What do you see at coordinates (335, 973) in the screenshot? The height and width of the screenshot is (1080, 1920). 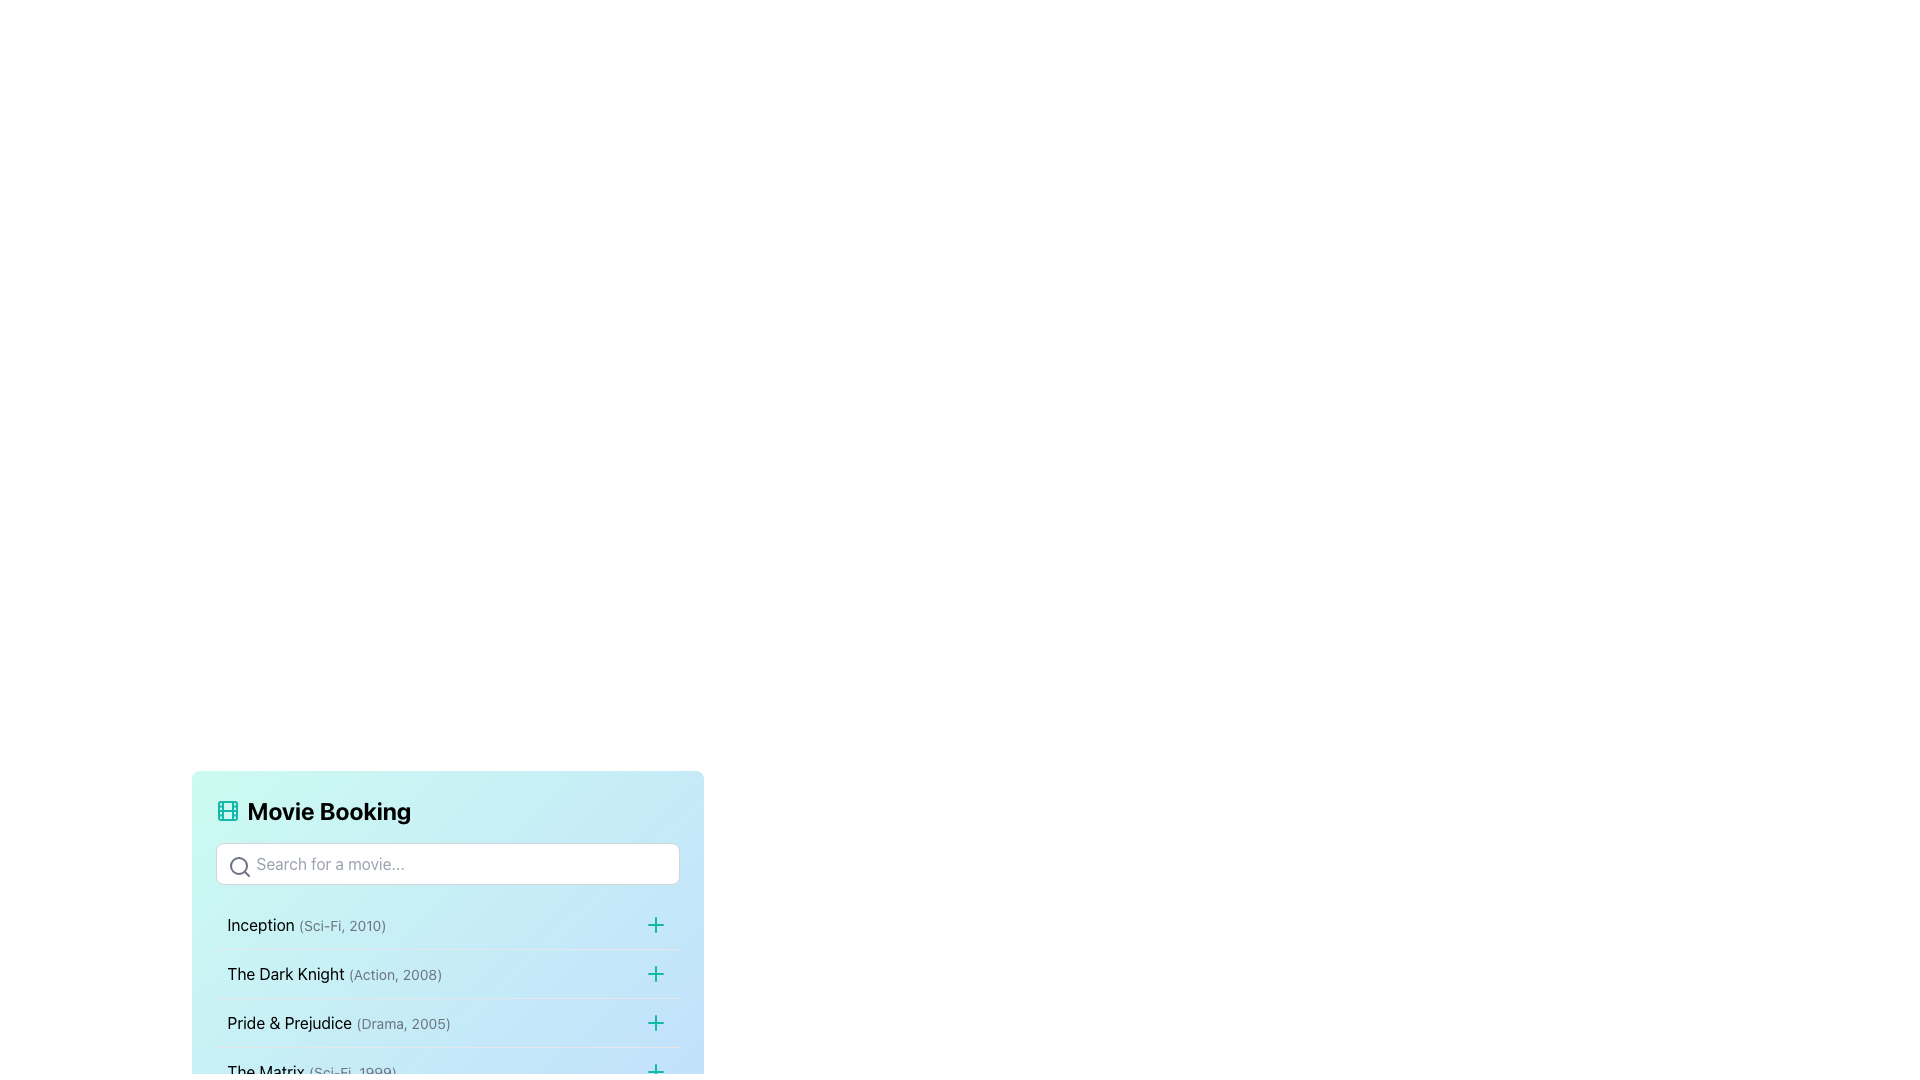 I see `the text block representing the movie 'The Dark Knight', which is the second item in the movie list, providing its title and details about its genre and release year` at bounding box center [335, 973].